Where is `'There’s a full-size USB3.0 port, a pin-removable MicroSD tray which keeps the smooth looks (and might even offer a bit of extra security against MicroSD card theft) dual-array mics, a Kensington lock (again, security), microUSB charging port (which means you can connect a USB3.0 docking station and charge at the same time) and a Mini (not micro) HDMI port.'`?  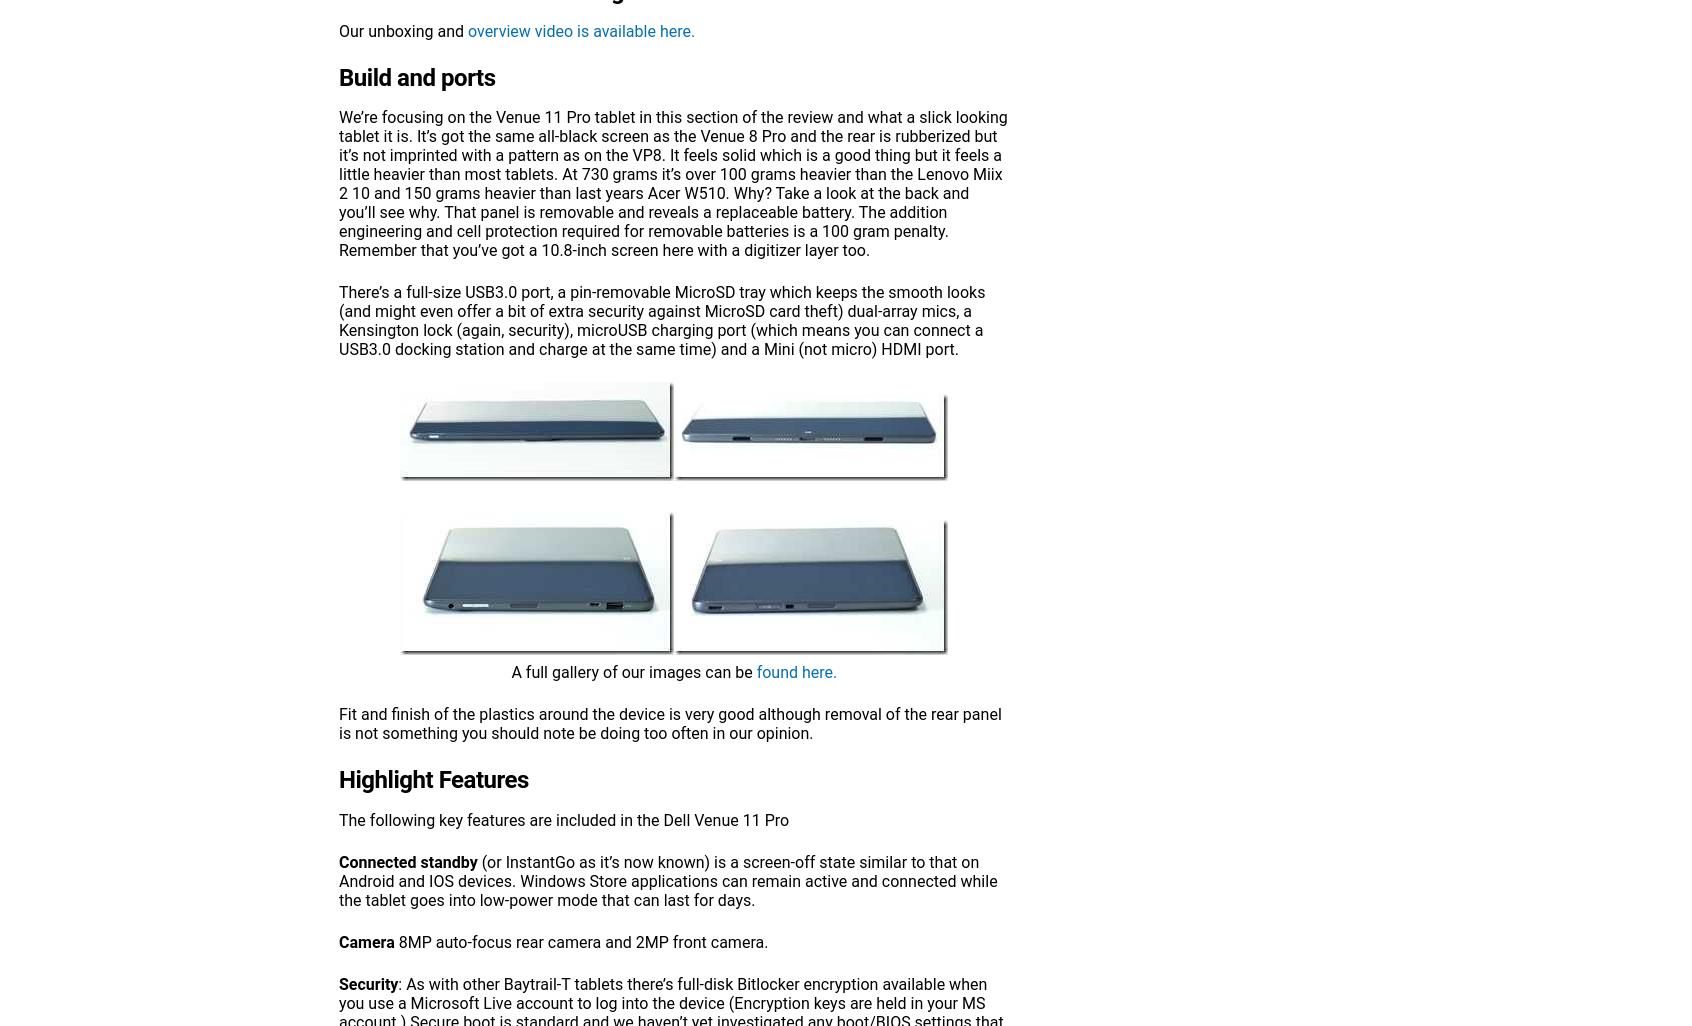 'There’s a full-size USB3.0 port, a pin-removable MicroSD tray which keeps the smooth looks (and might even offer a bit of extra security against MicroSD card theft) dual-array mics, a Kensington lock (again, security), microUSB charging port (which means you can connect a USB3.0 docking station and charge at the same time) and a Mini (not micro) HDMI port.' is located at coordinates (662, 321).